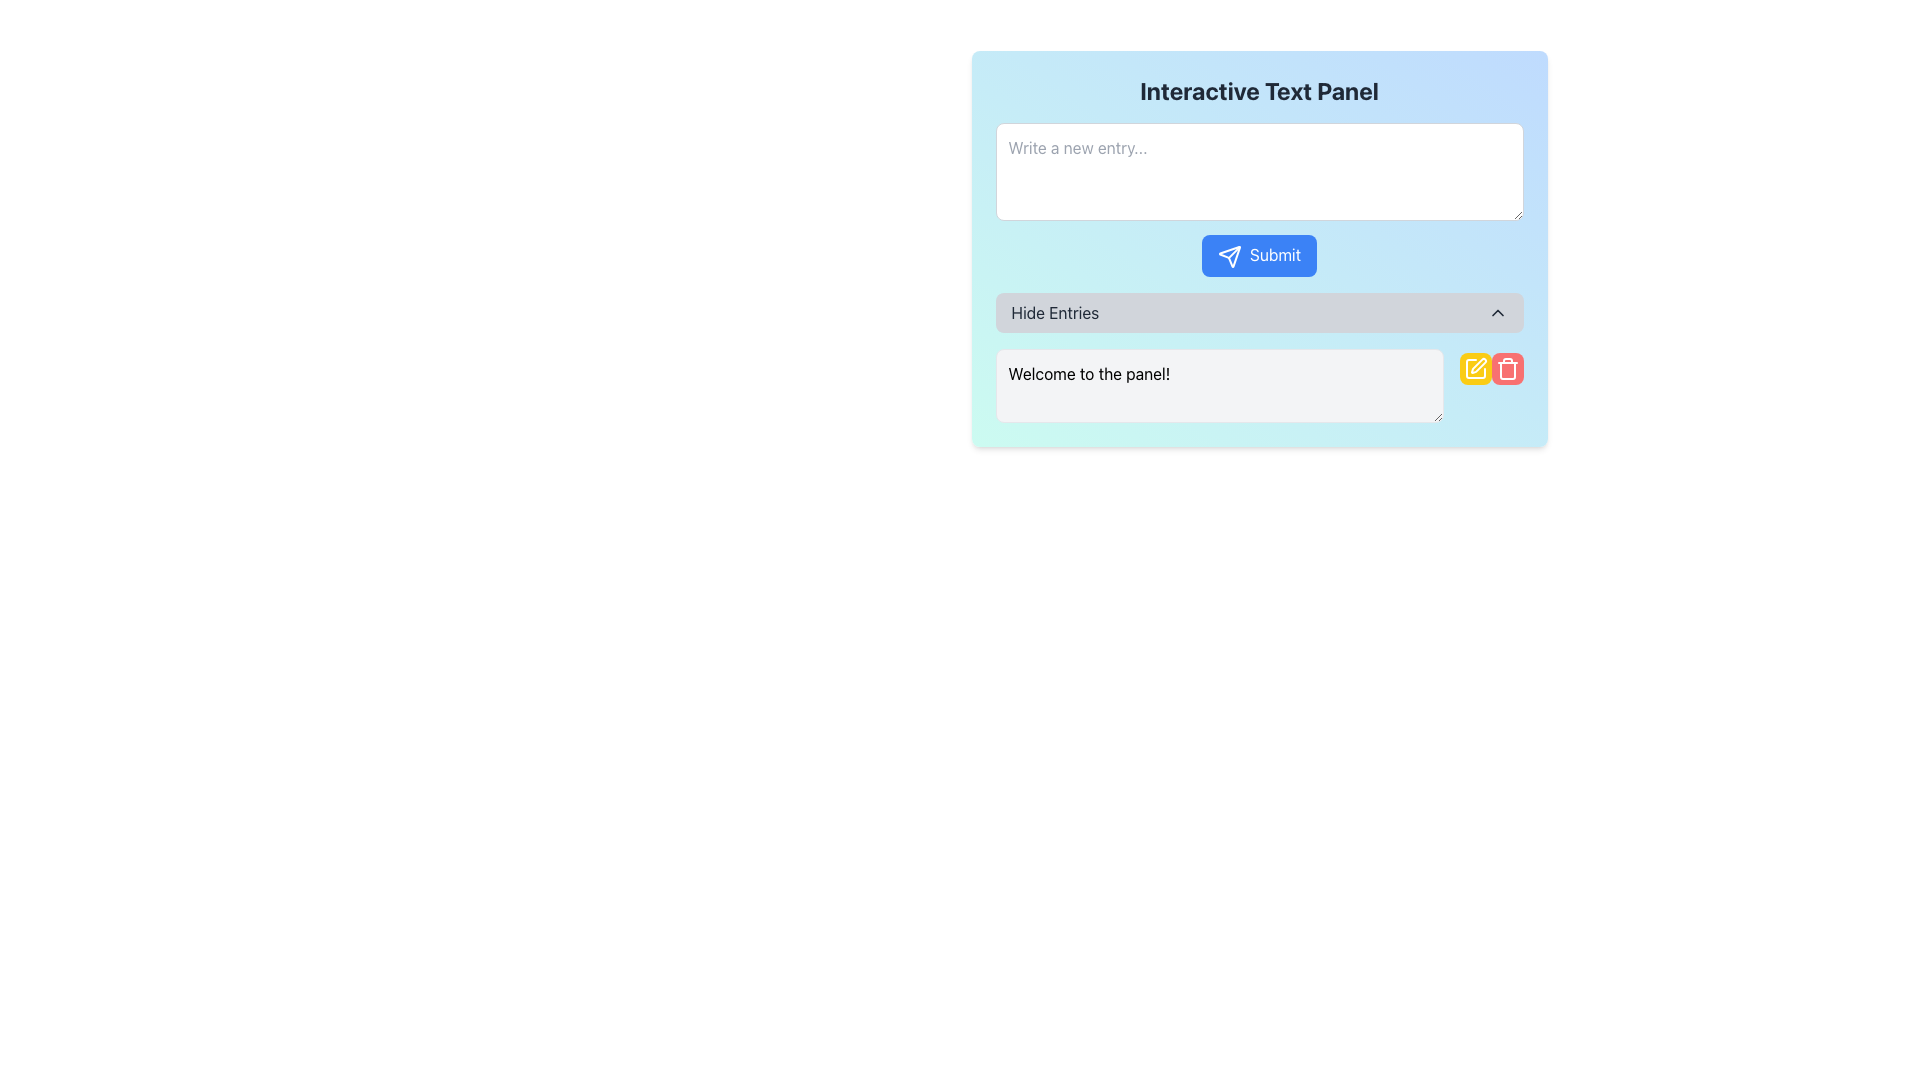 This screenshot has width=1920, height=1080. Describe the element at coordinates (1507, 368) in the screenshot. I see `the delete icon button located at the bottom right of the panel, adjacent to the yellow pencil icon, within the red circular area` at that location.